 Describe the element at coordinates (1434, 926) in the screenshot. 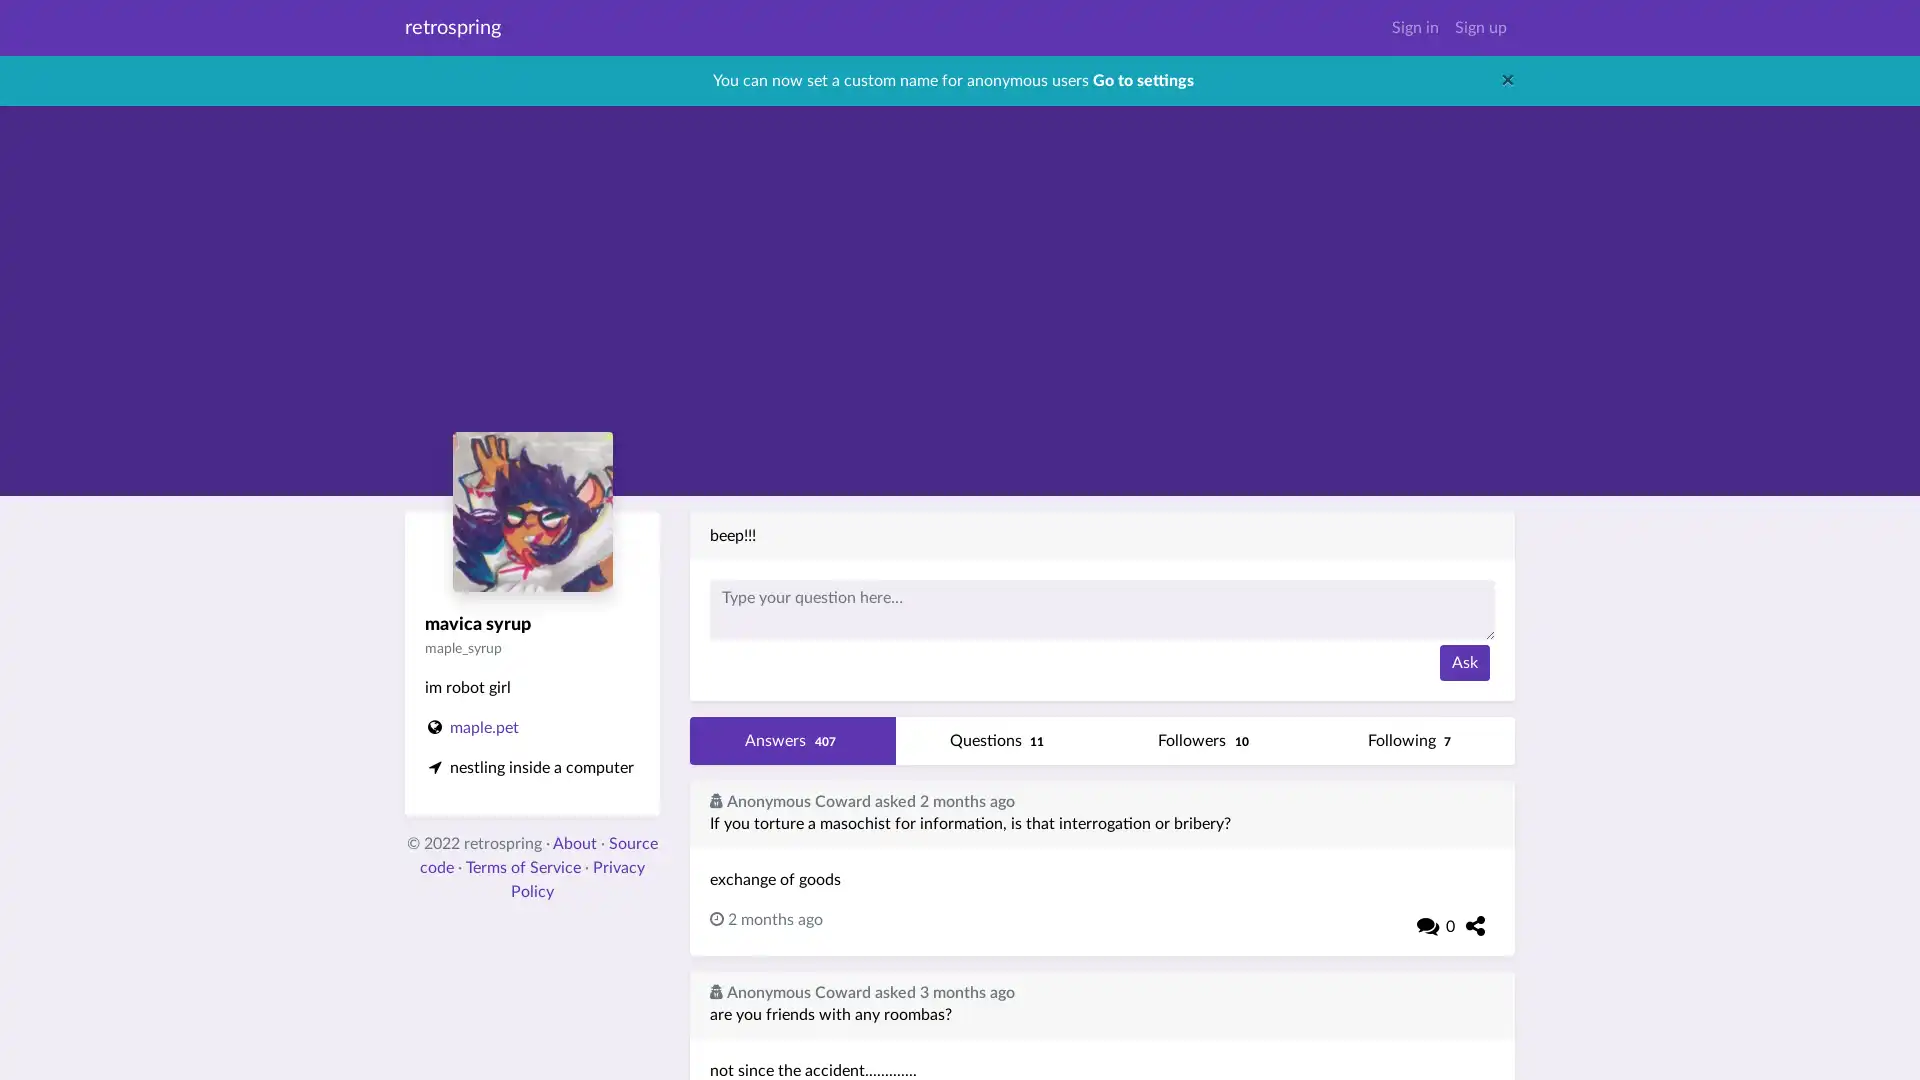

I see `0` at that location.